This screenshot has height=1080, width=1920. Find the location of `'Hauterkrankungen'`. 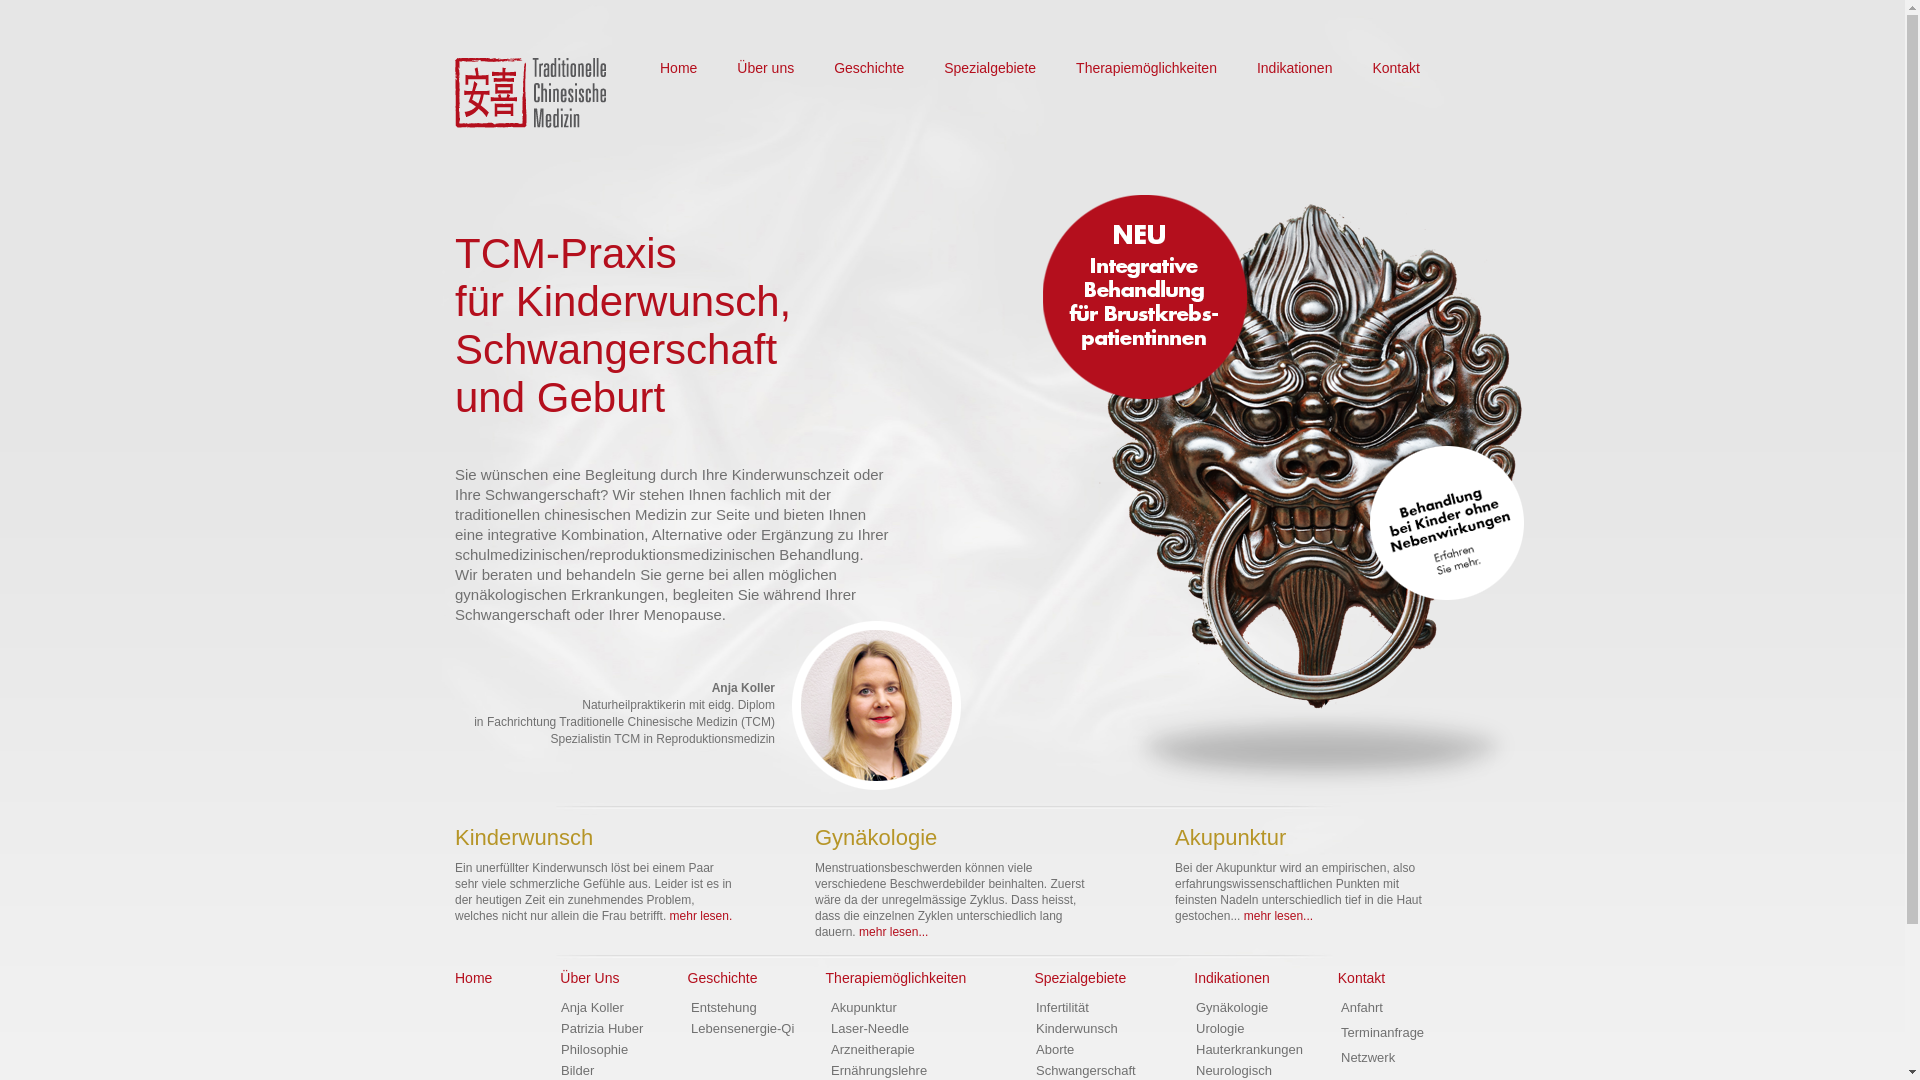

'Hauterkrankungen' is located at coordinates (1248, 1048).